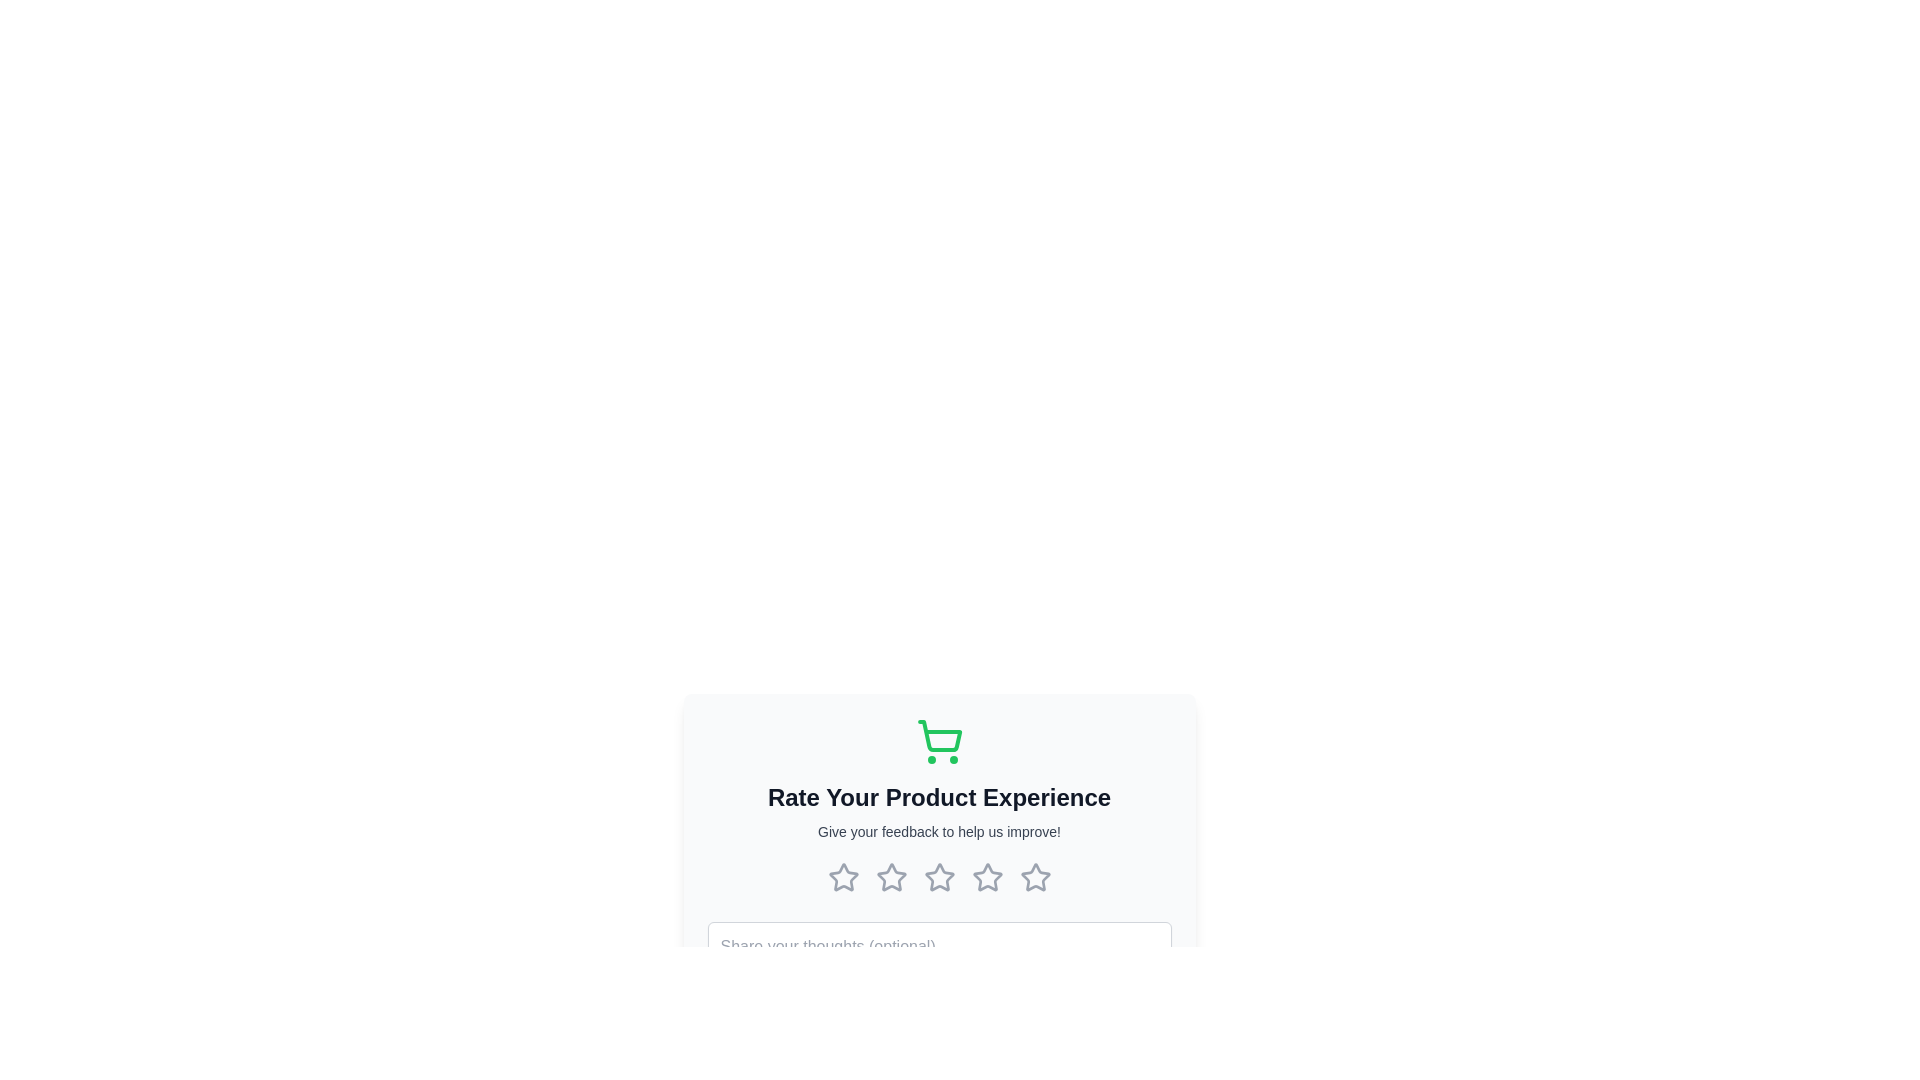 This screenshot has height=1080, width=1920. Describe the element at coordinates (987, 877) in the screenshot. I see `the fourth star button in the rating row to change its color to yellow, which represents a rating of four stars out of five` at that location.